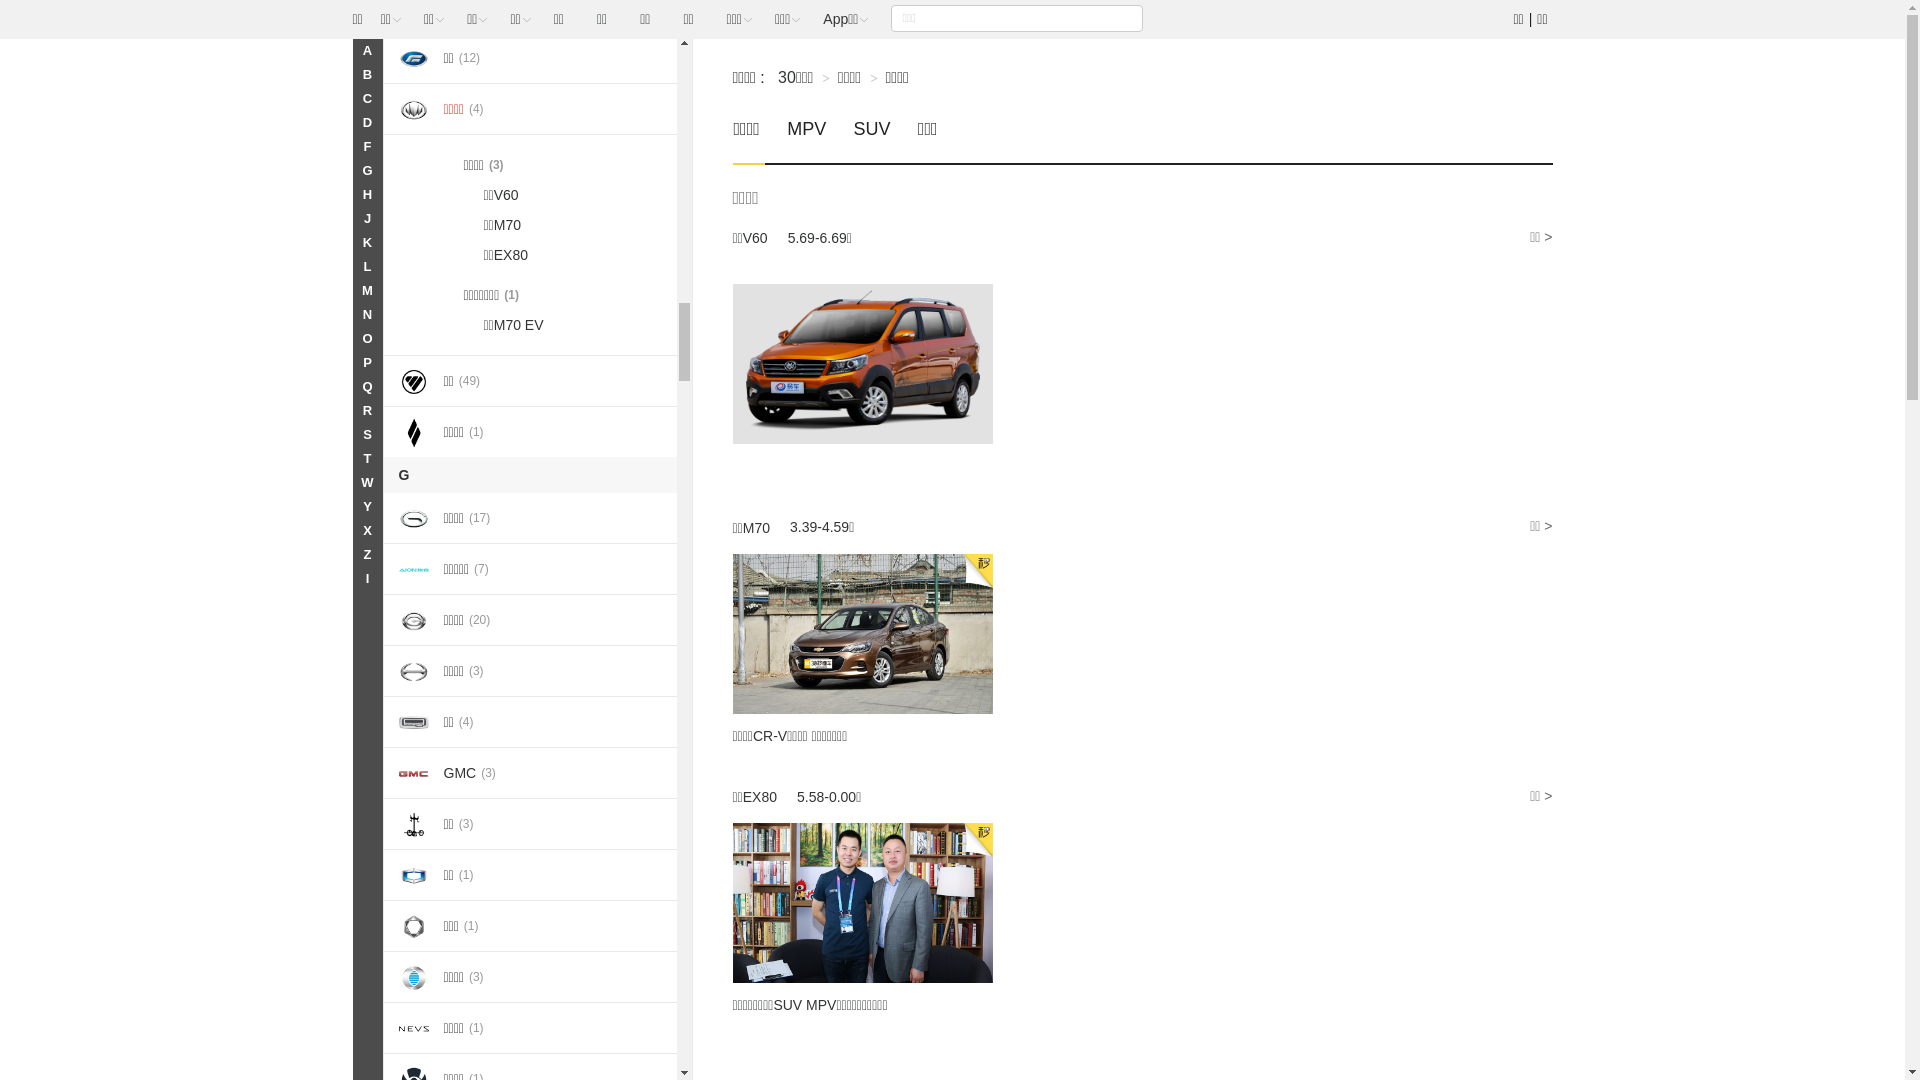 This screenshot has width=1920, height=1080. Describe the element at coordinates (351, 578) in the screenshot. I see `'I'` at that location.